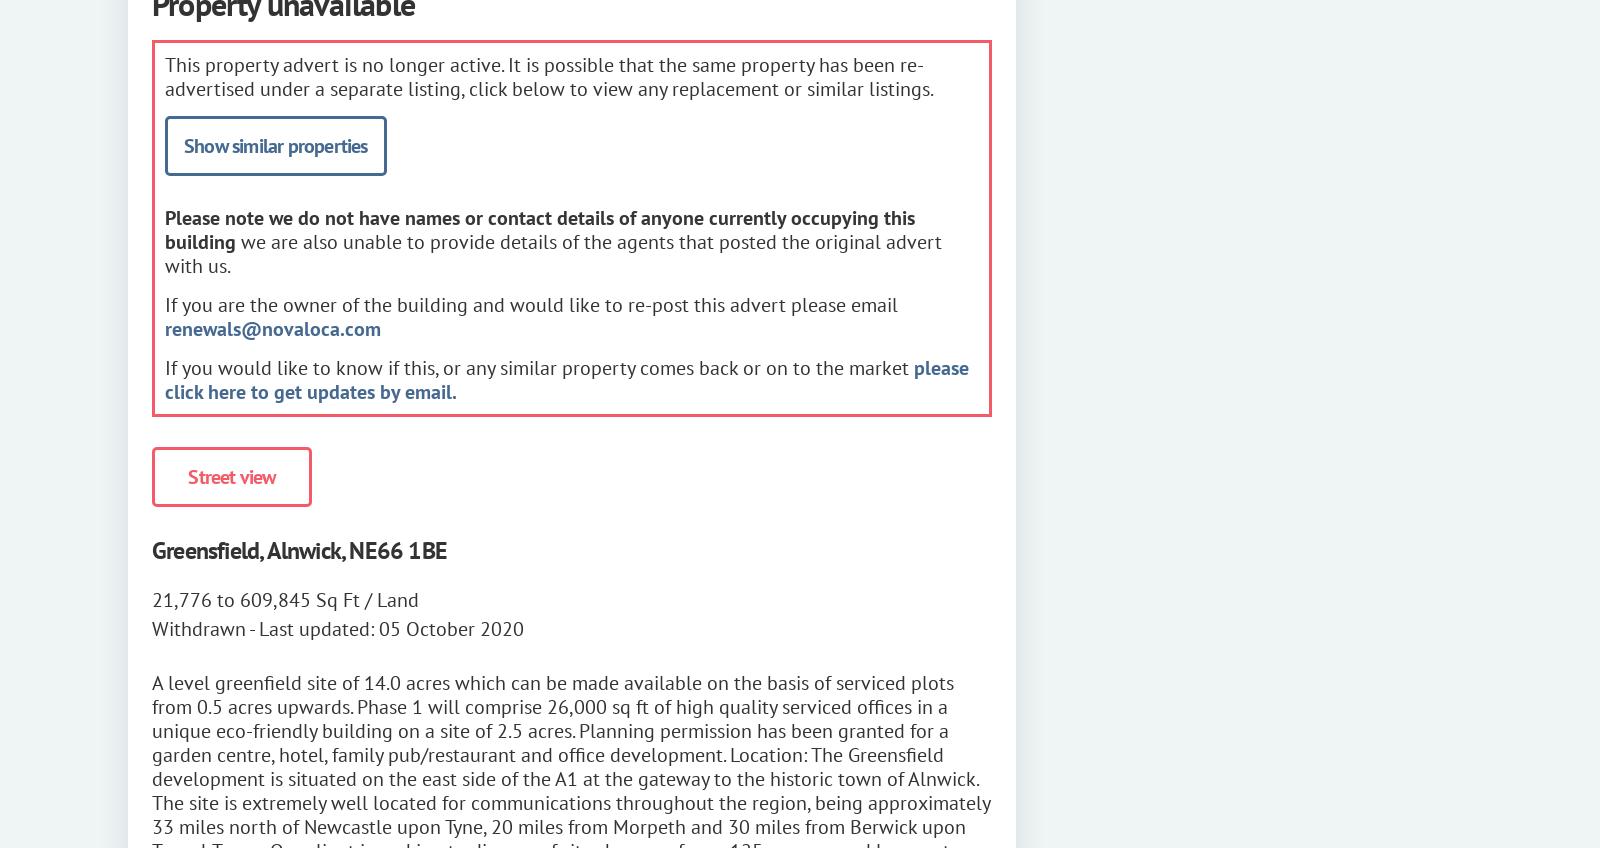 The width and height of the screenshot is (1600, 848). Describe the element at coordinates (552, 251) in the screenshot. I see `'we are also unable to provide details of the agents that posted the original advert with us.'` at that location.